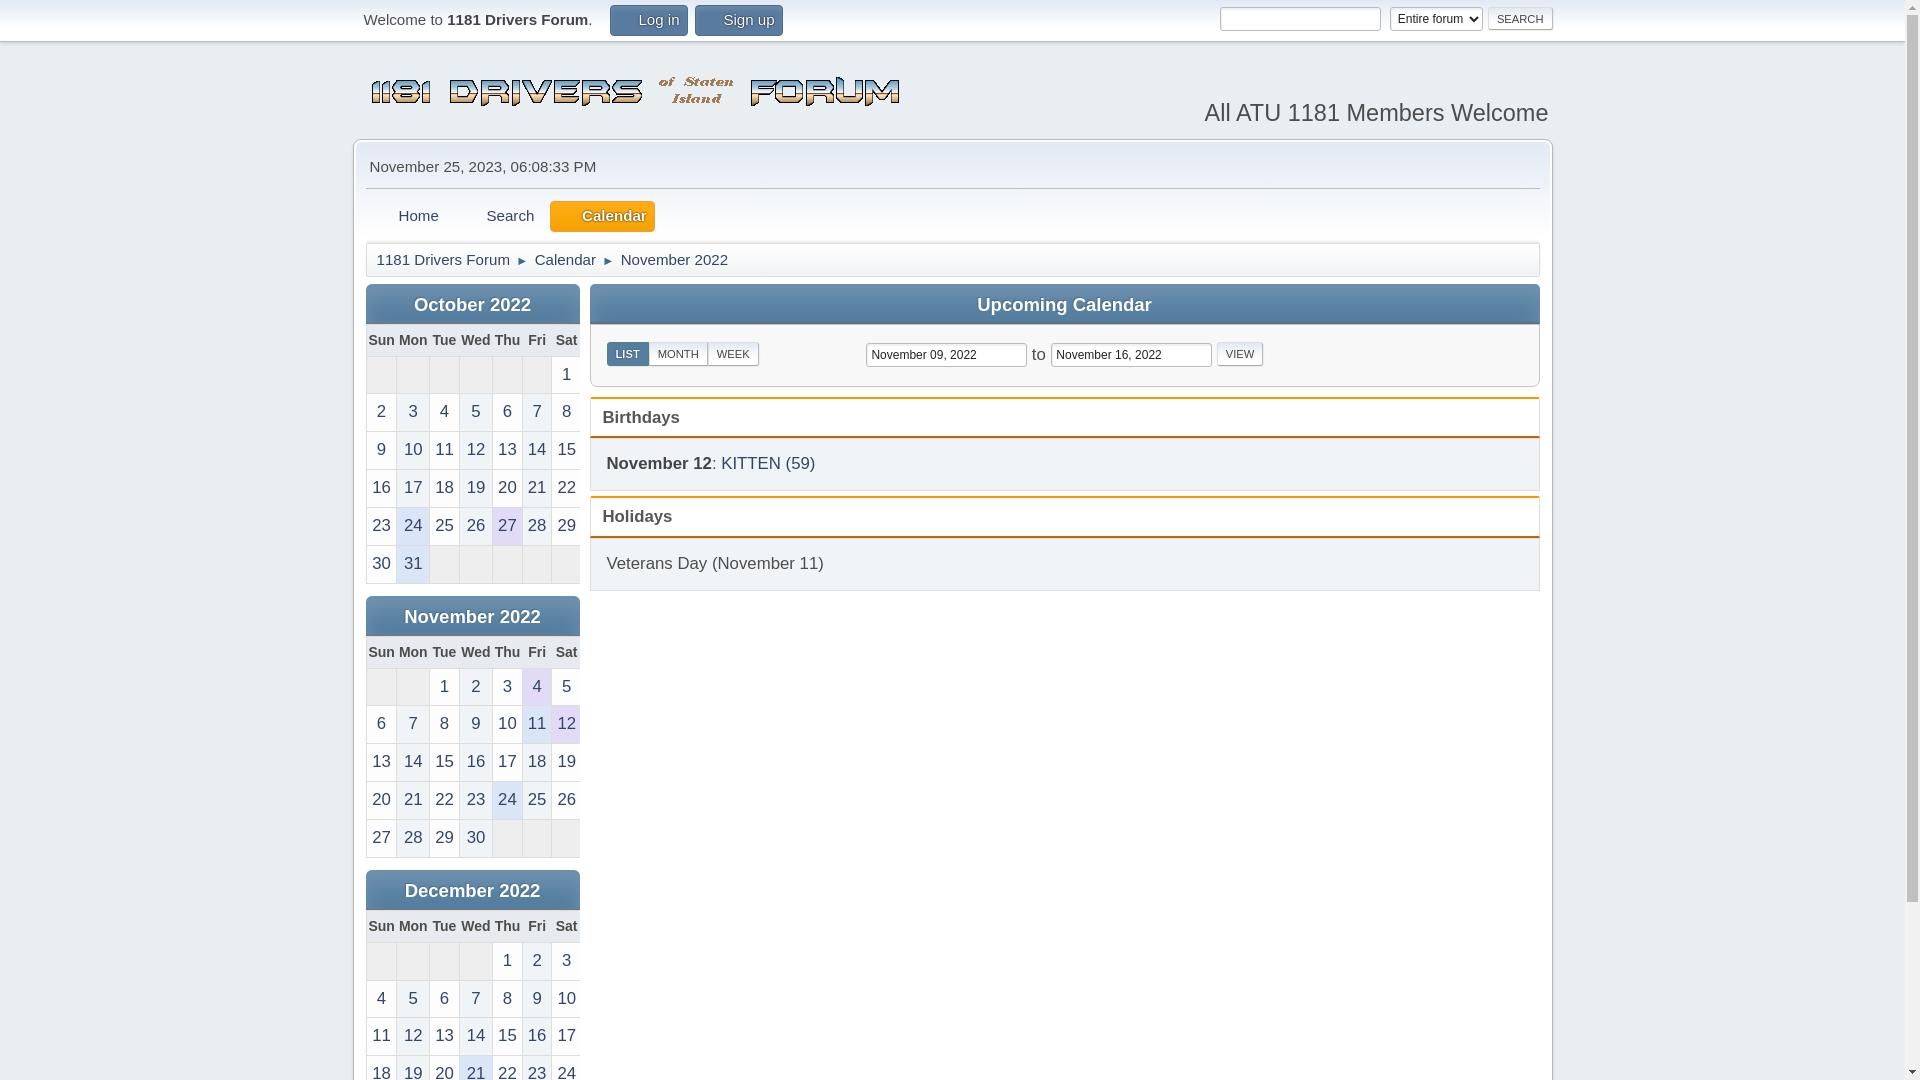  Describe the element at coordinates (565, 686) in the screenshot. I see `'5'` at that location.